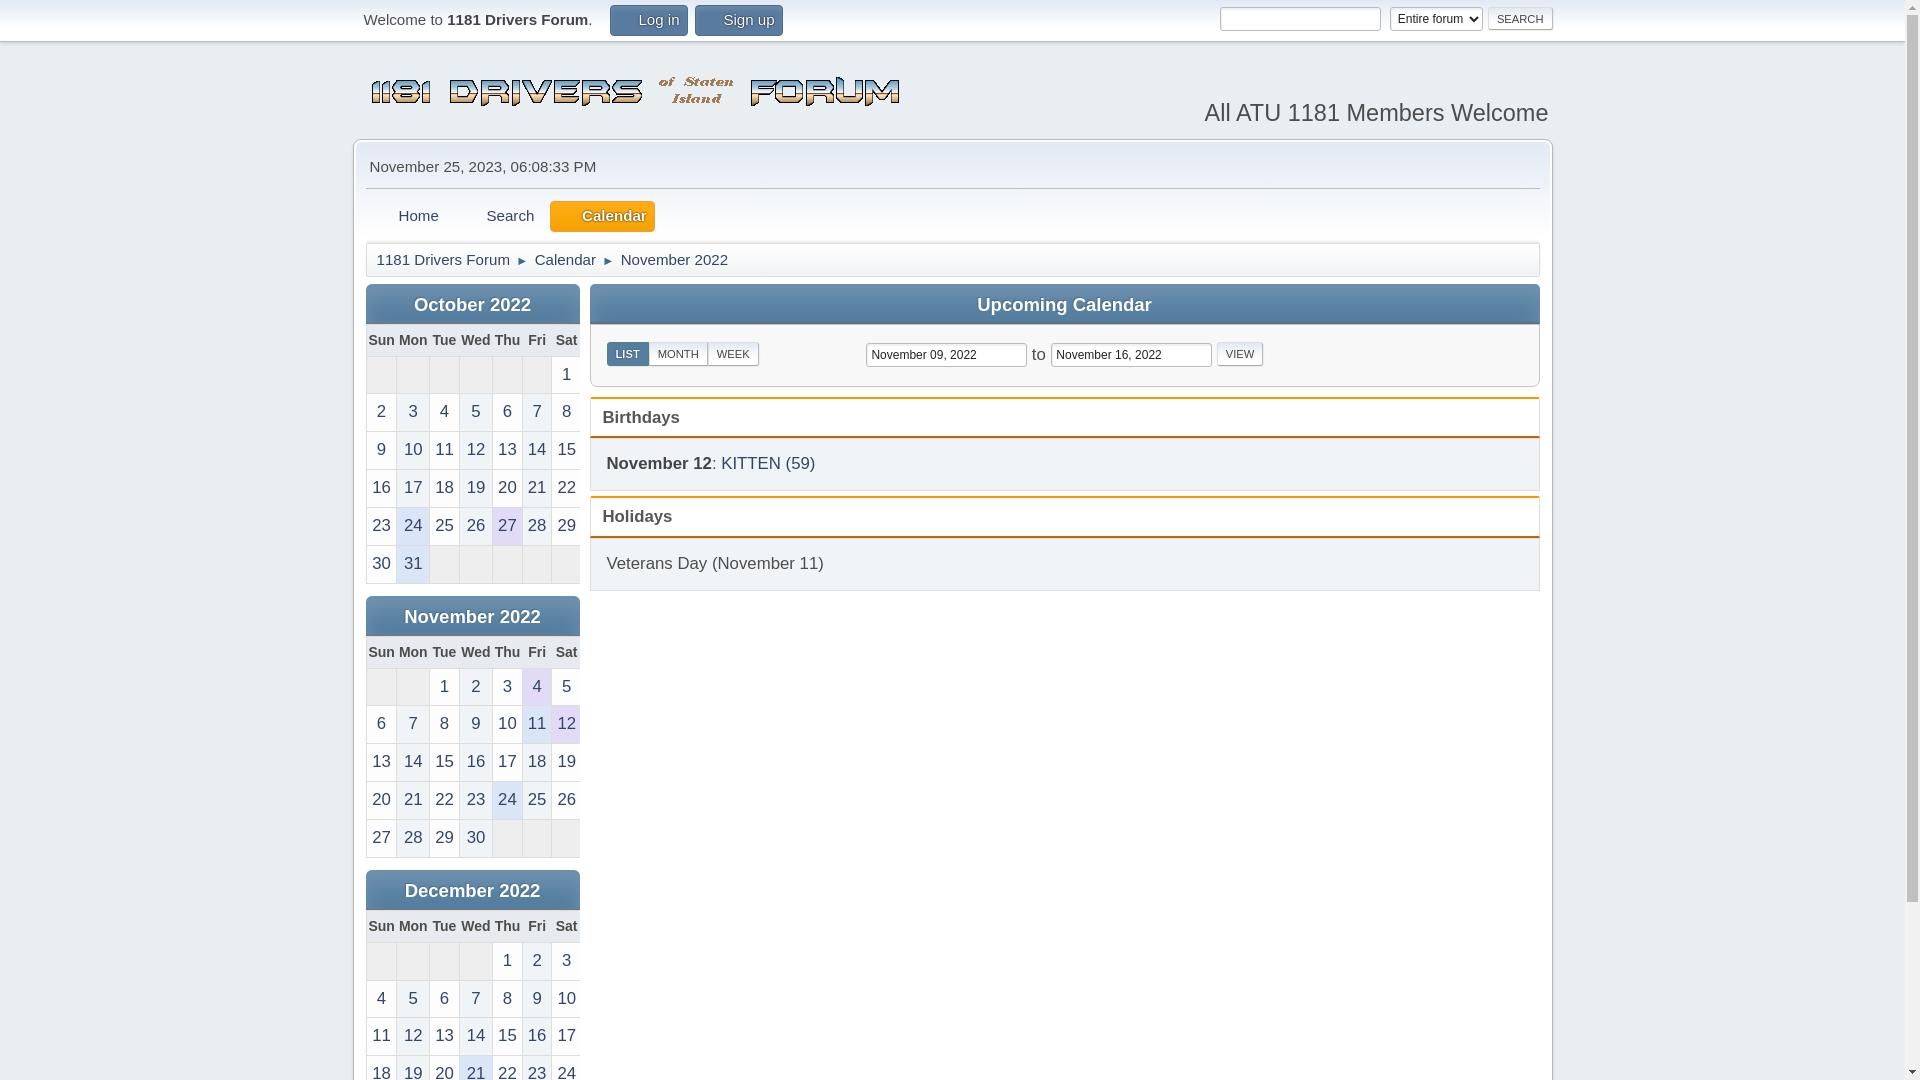  Describe the element at coordinates (565, 686) in the screenshot. I see `'5'` at that location.